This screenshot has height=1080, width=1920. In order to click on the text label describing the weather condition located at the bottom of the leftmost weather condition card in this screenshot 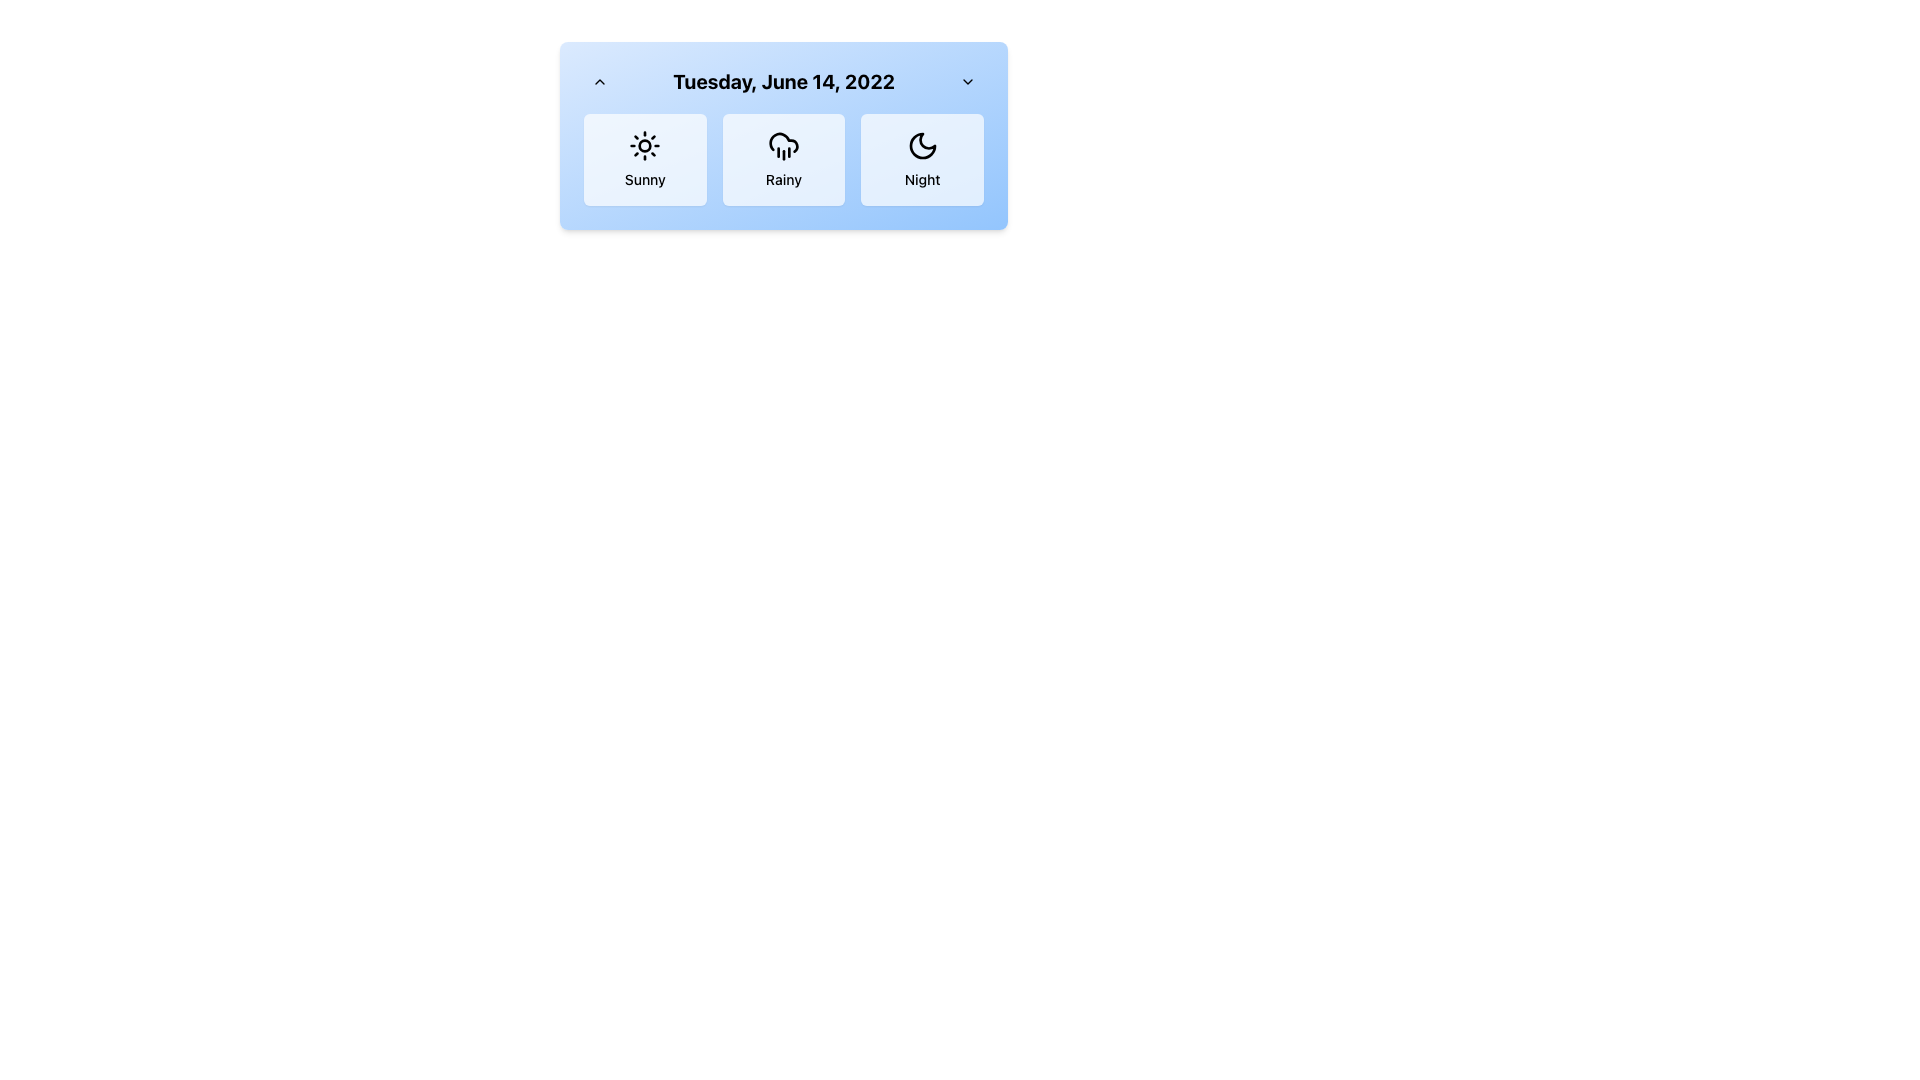, I will do `click(645, 180)`.